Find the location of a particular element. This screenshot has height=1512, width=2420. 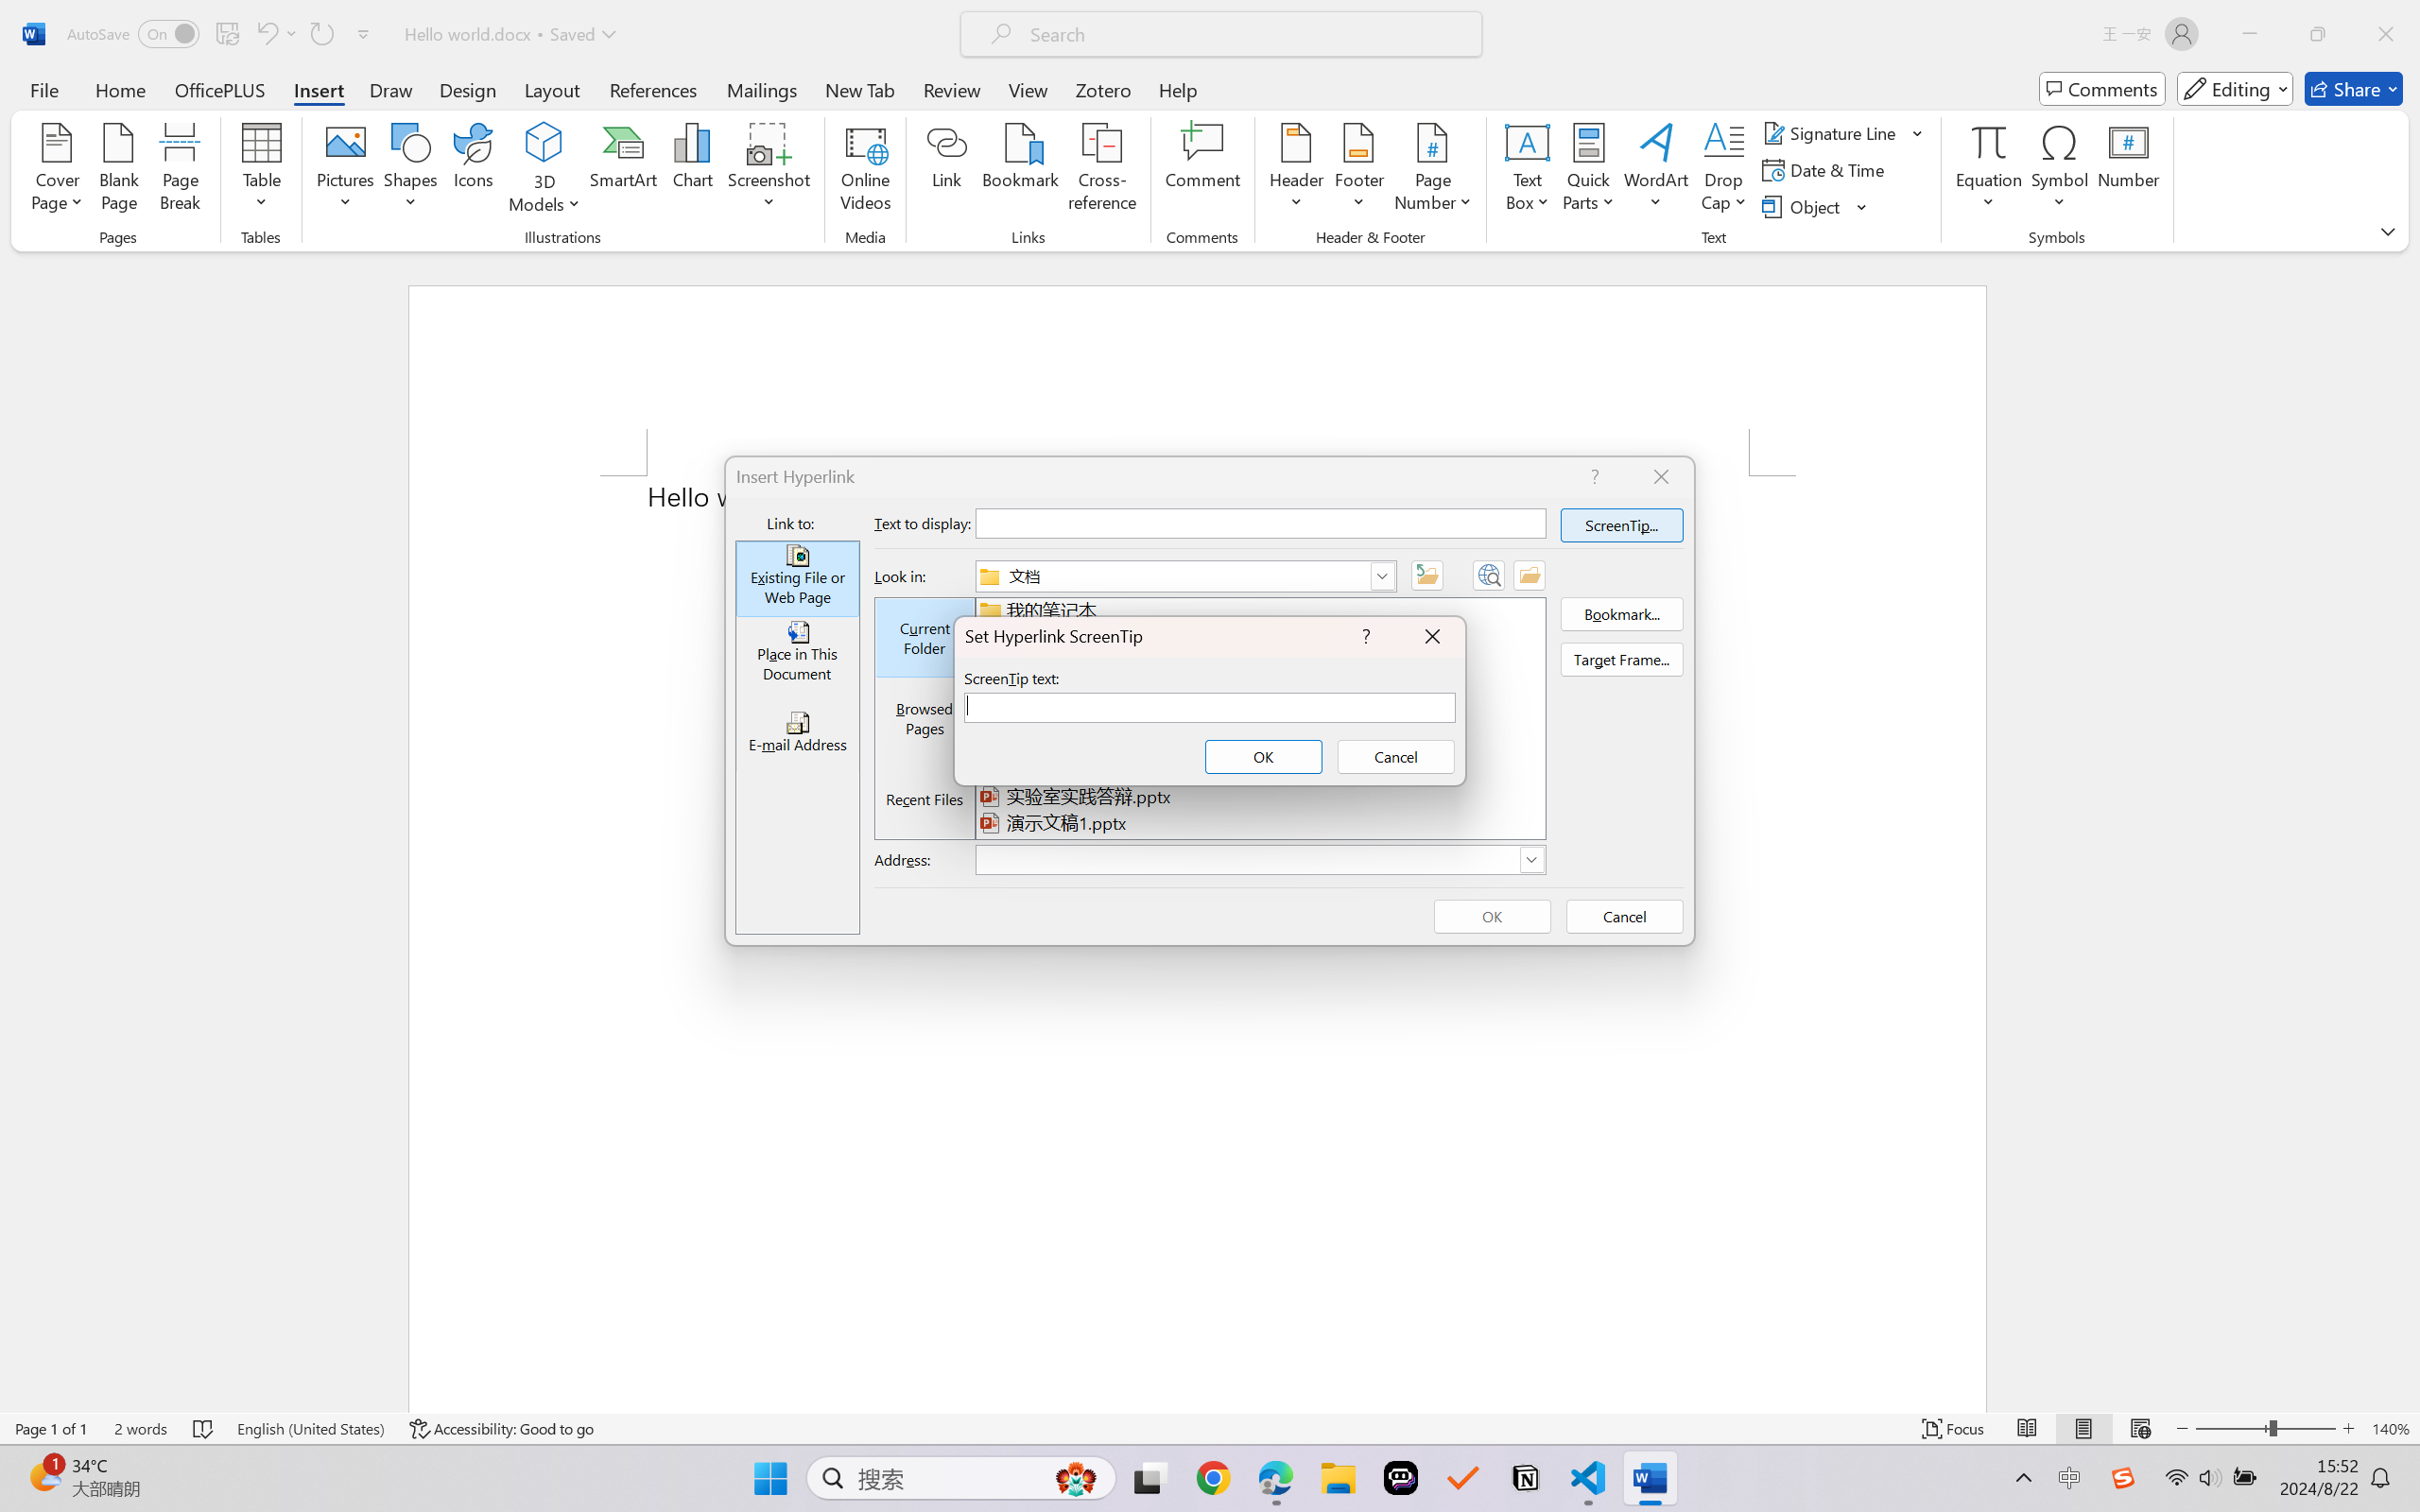

'RichEdit Control' is located at coordinates (1210, 706).